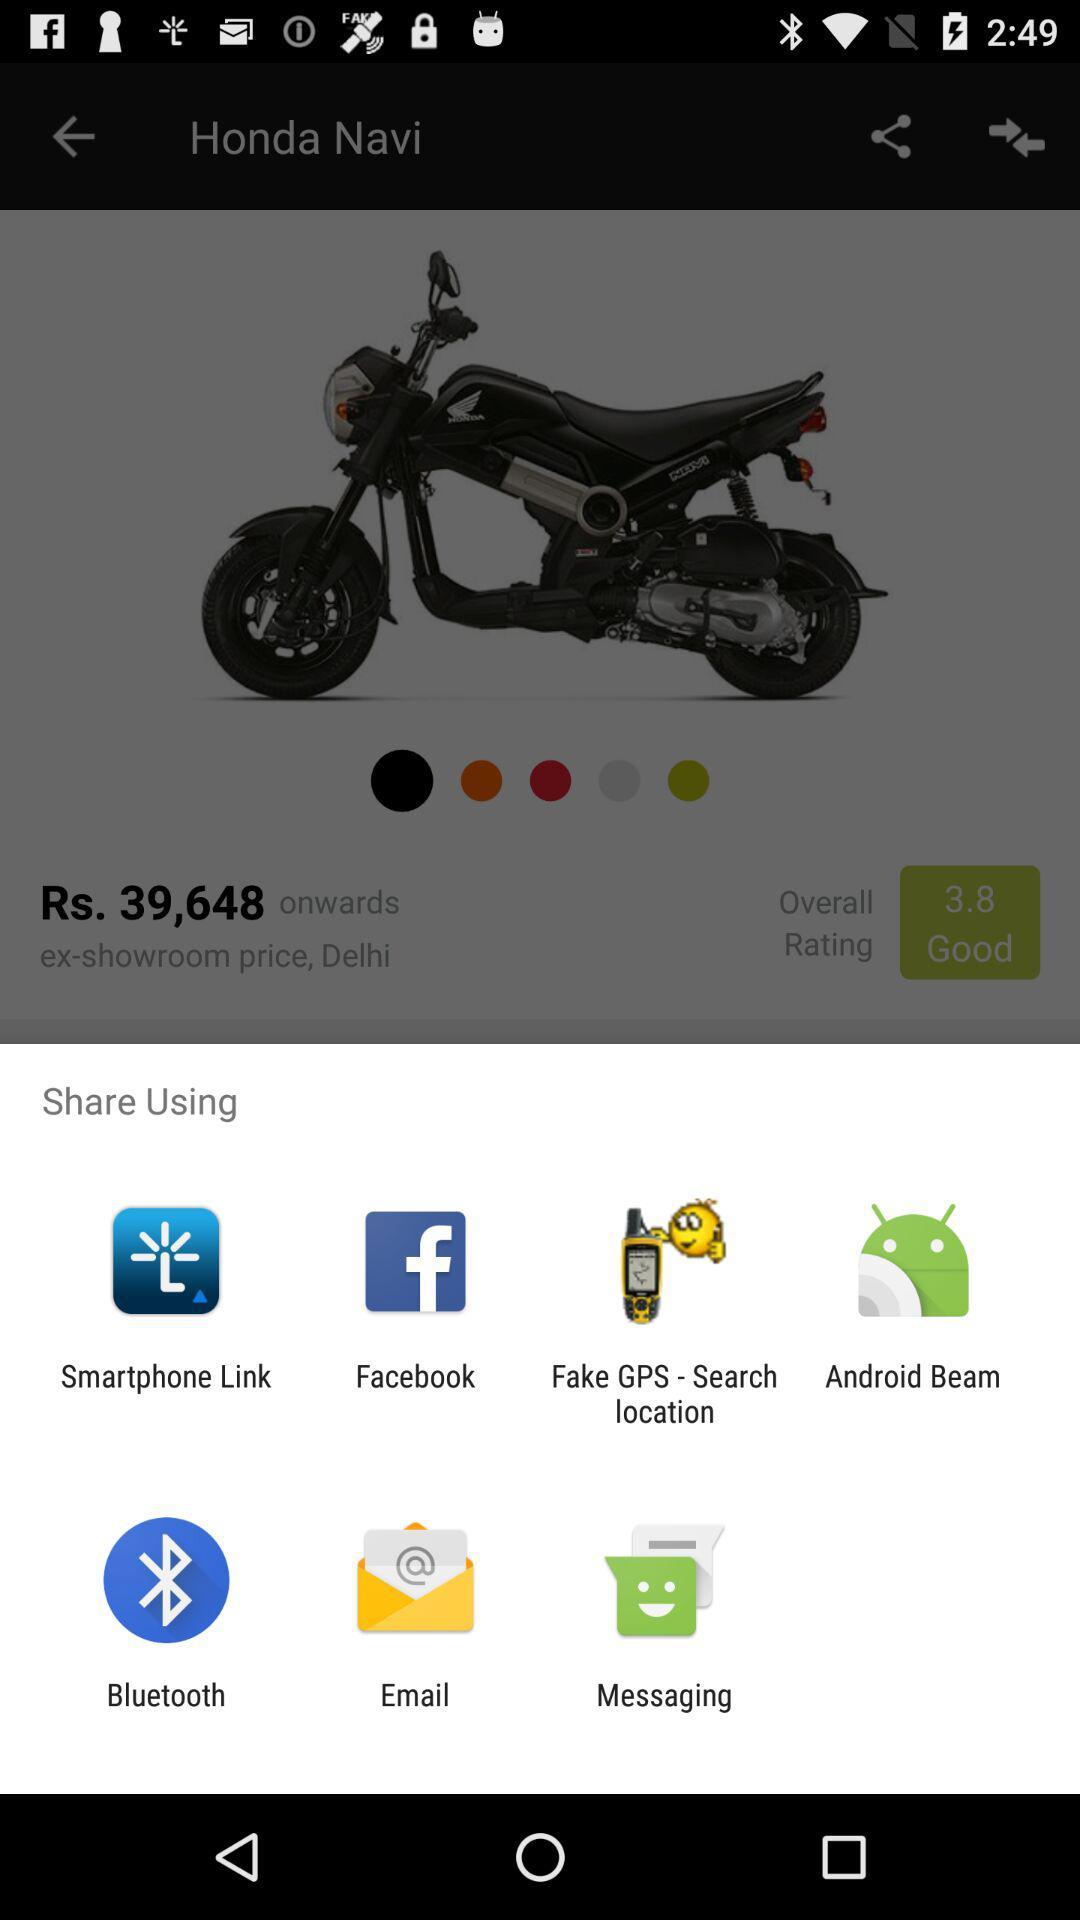 This screenshot has width=1080, height=1920. Describe the element at coordinates (664, 1392) in the screenshot. I see `icon to the right of facebook item` at that location.